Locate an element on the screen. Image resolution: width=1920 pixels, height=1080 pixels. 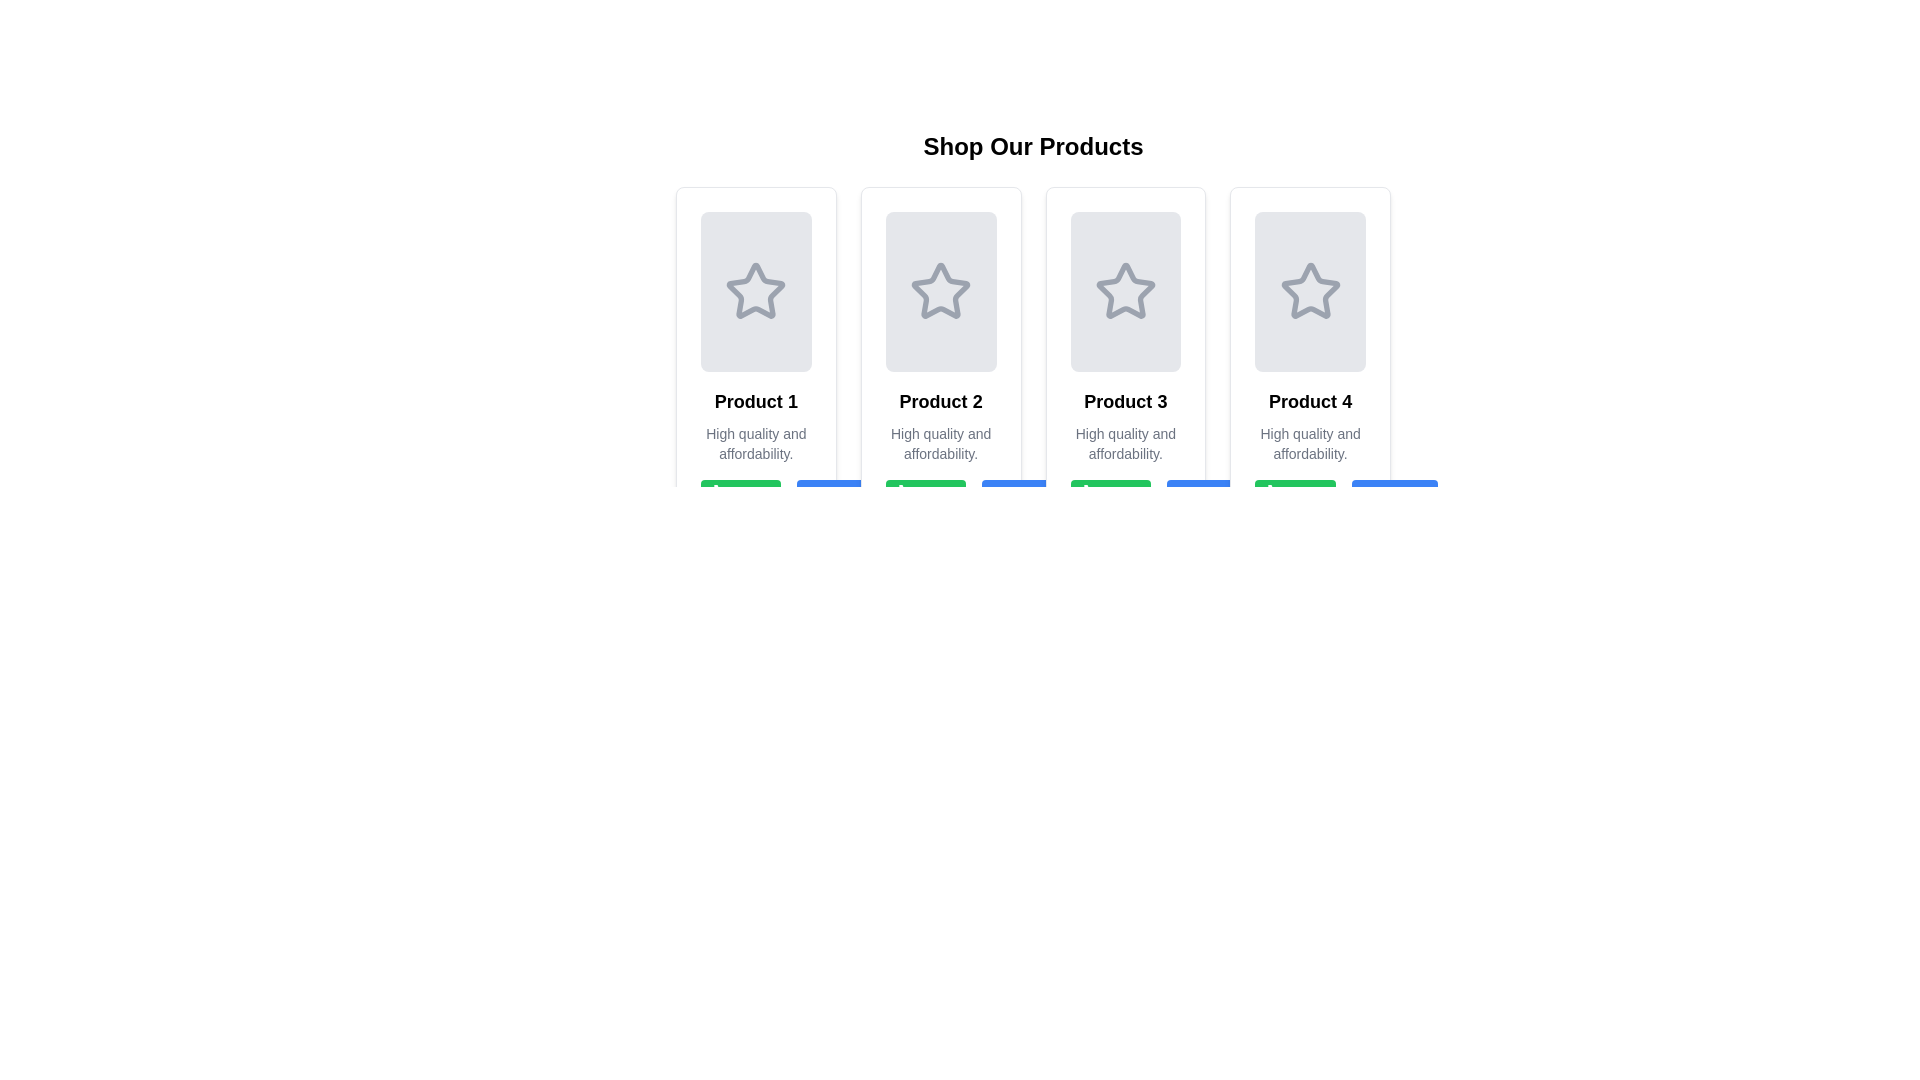
the star icon at the top of the 'Product 1' card, which has a thin gray outline and no fill, located in a grid of product cards is located at coordinates (755, 290).